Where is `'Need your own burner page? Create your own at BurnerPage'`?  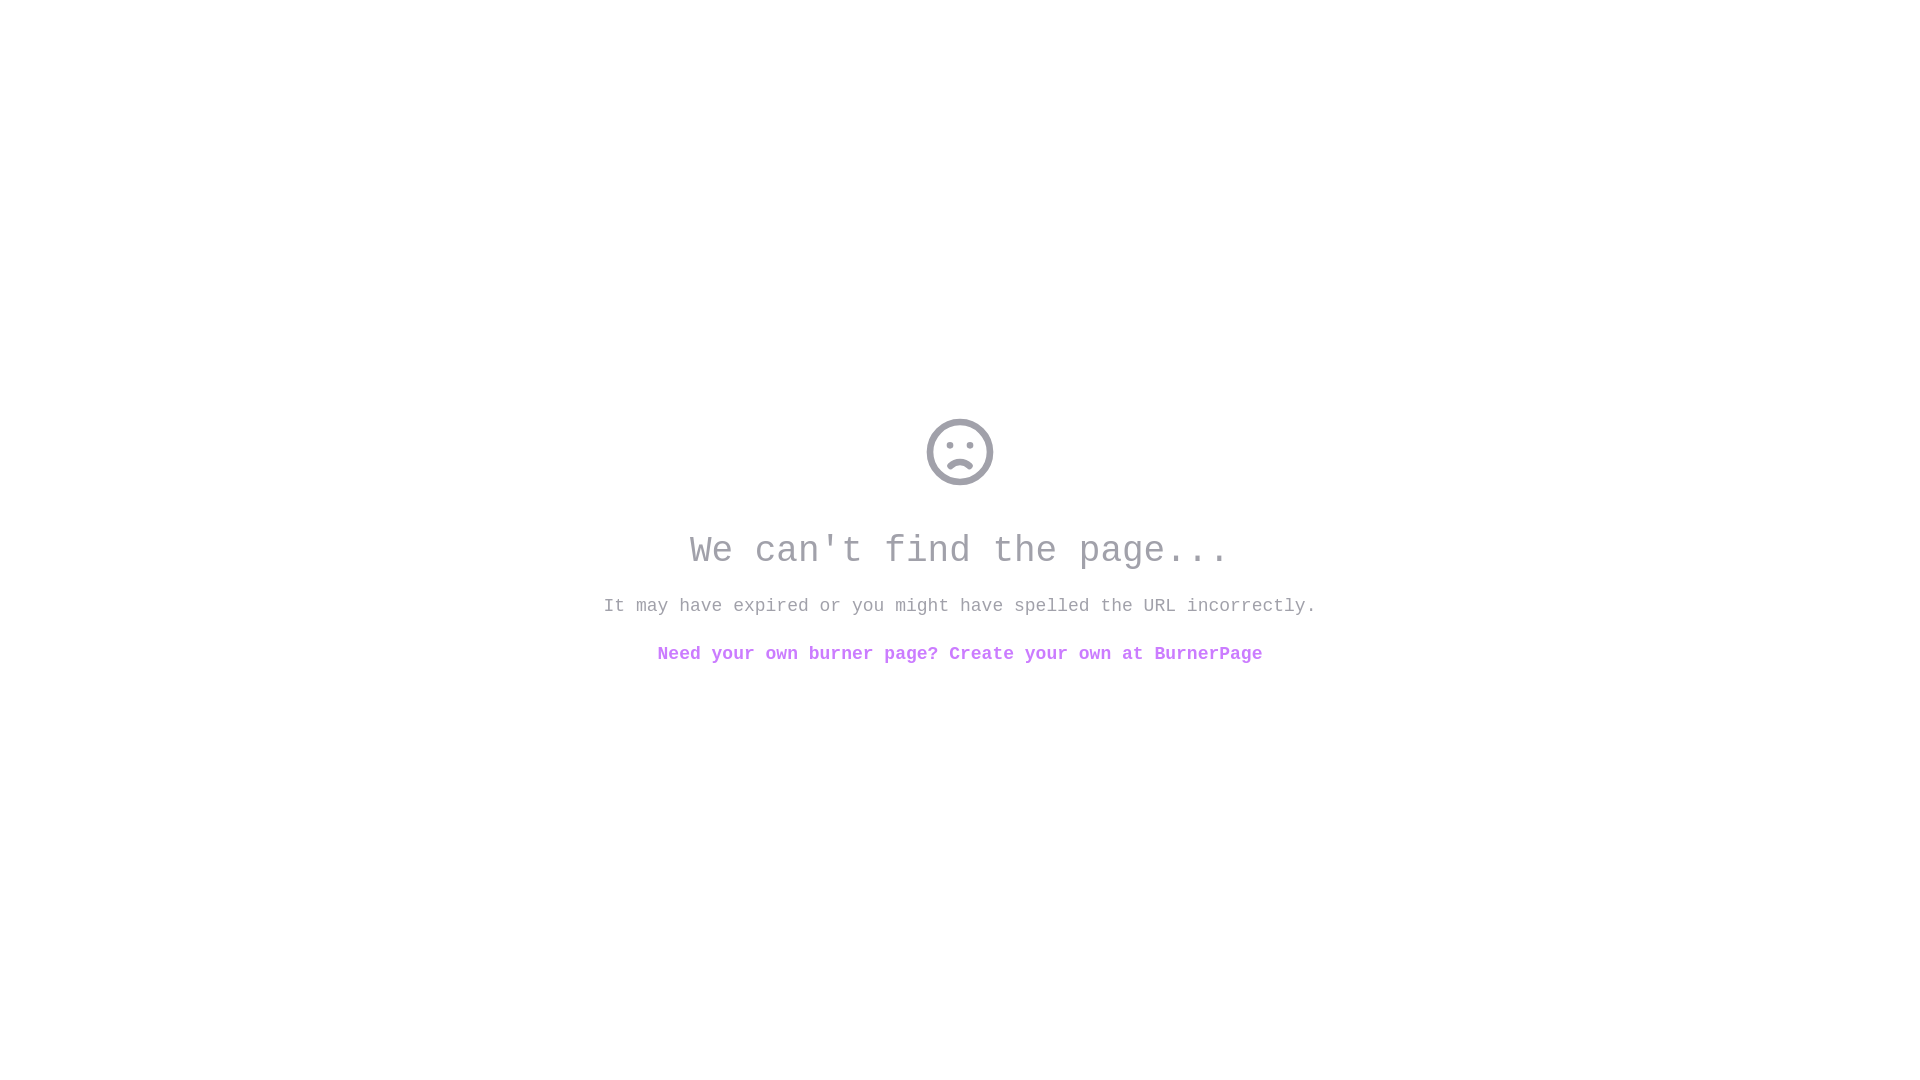
'Need your own burner page? Create your own at BurnerPage' is located at coordinates (960, 654).